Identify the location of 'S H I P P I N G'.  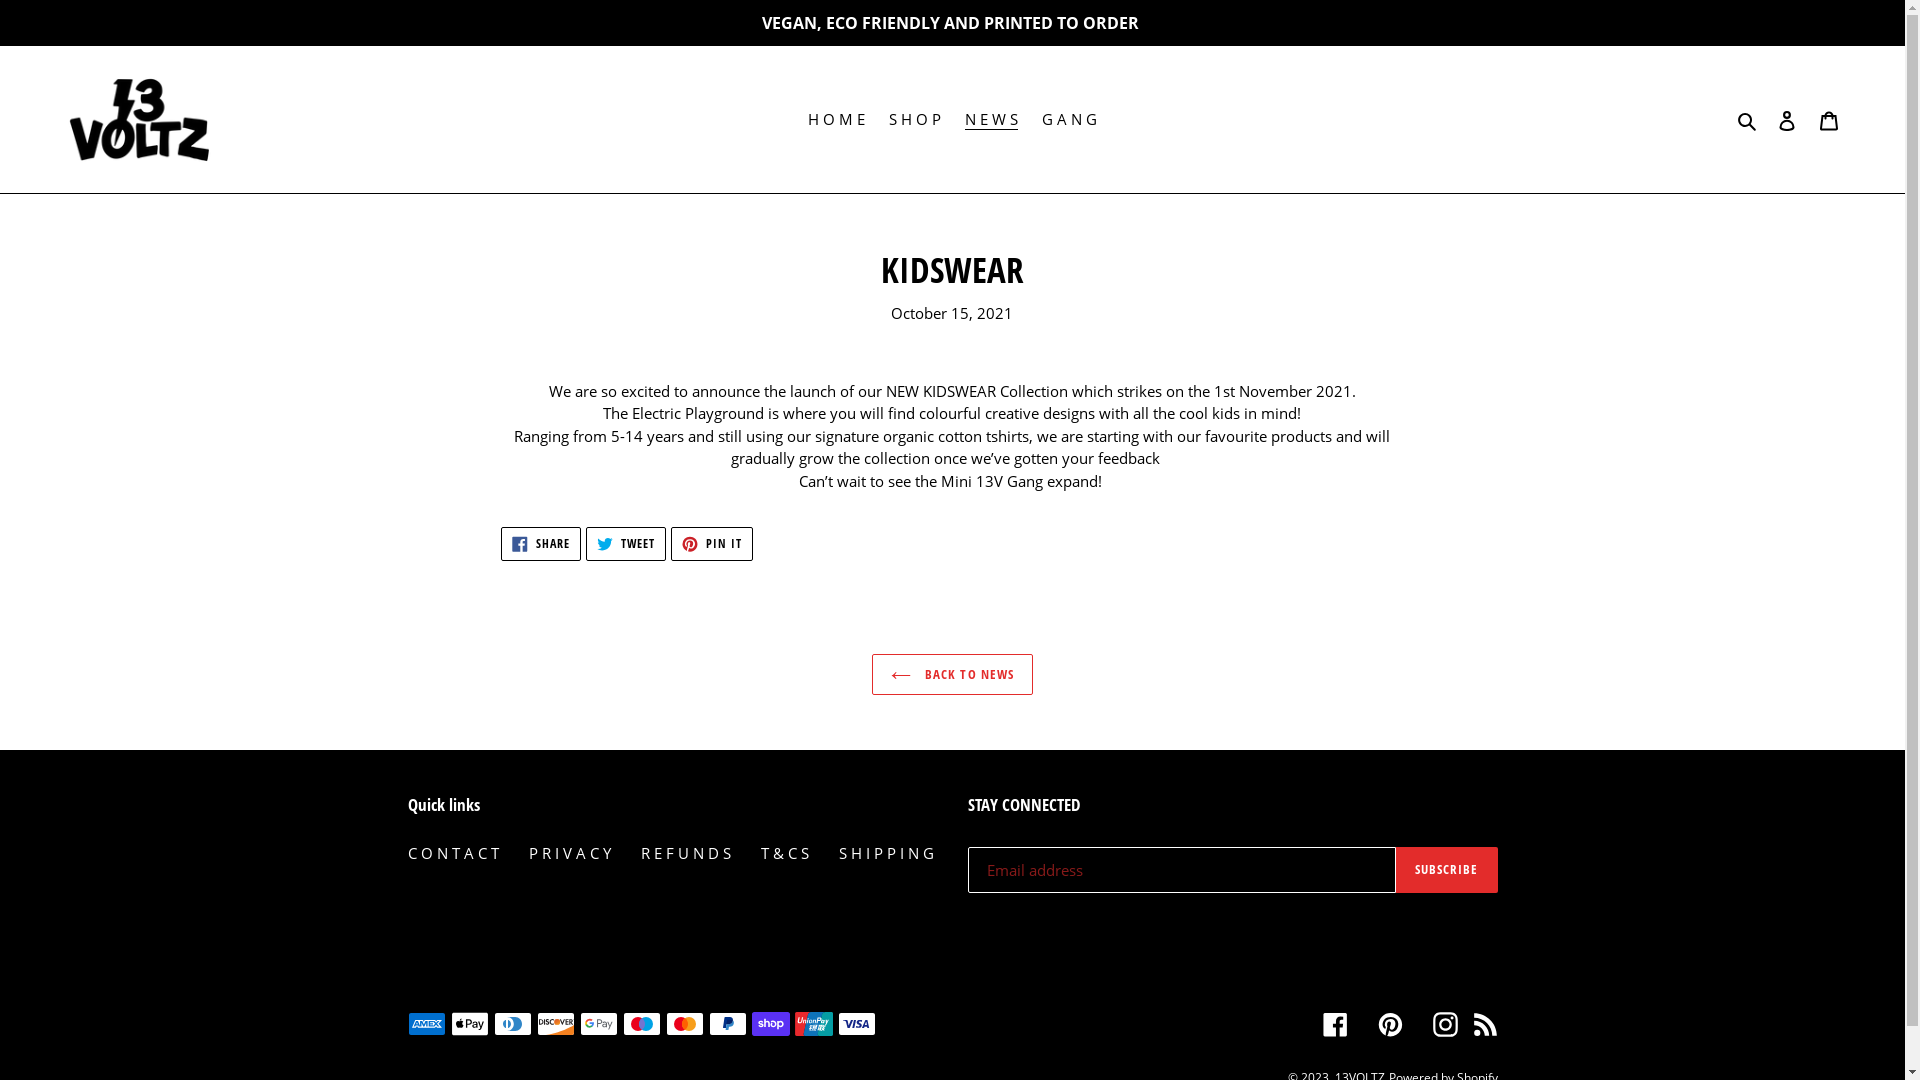
(884, 852).